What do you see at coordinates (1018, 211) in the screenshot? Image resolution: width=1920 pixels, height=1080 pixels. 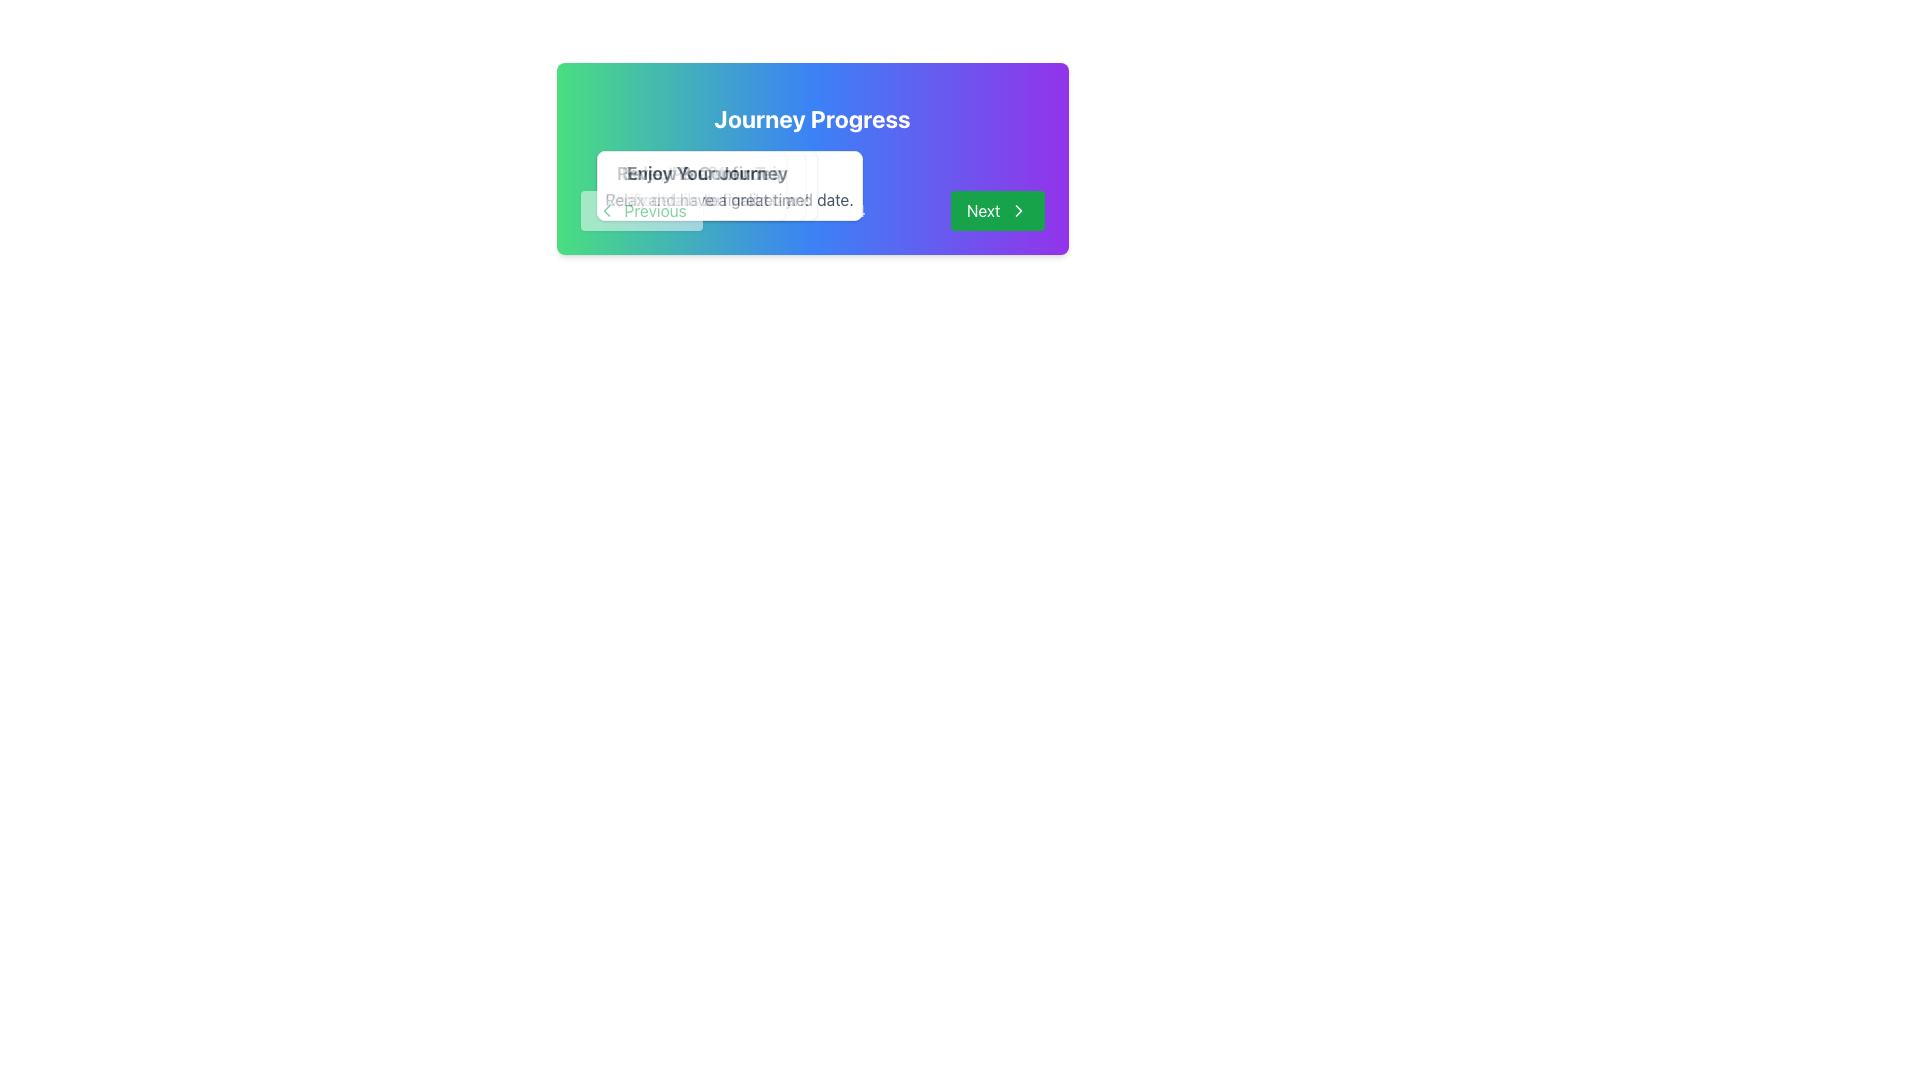 I see `the rightward pointing arrow icon that is part of the green 'Next' button` at bounding box center [1018, 211].